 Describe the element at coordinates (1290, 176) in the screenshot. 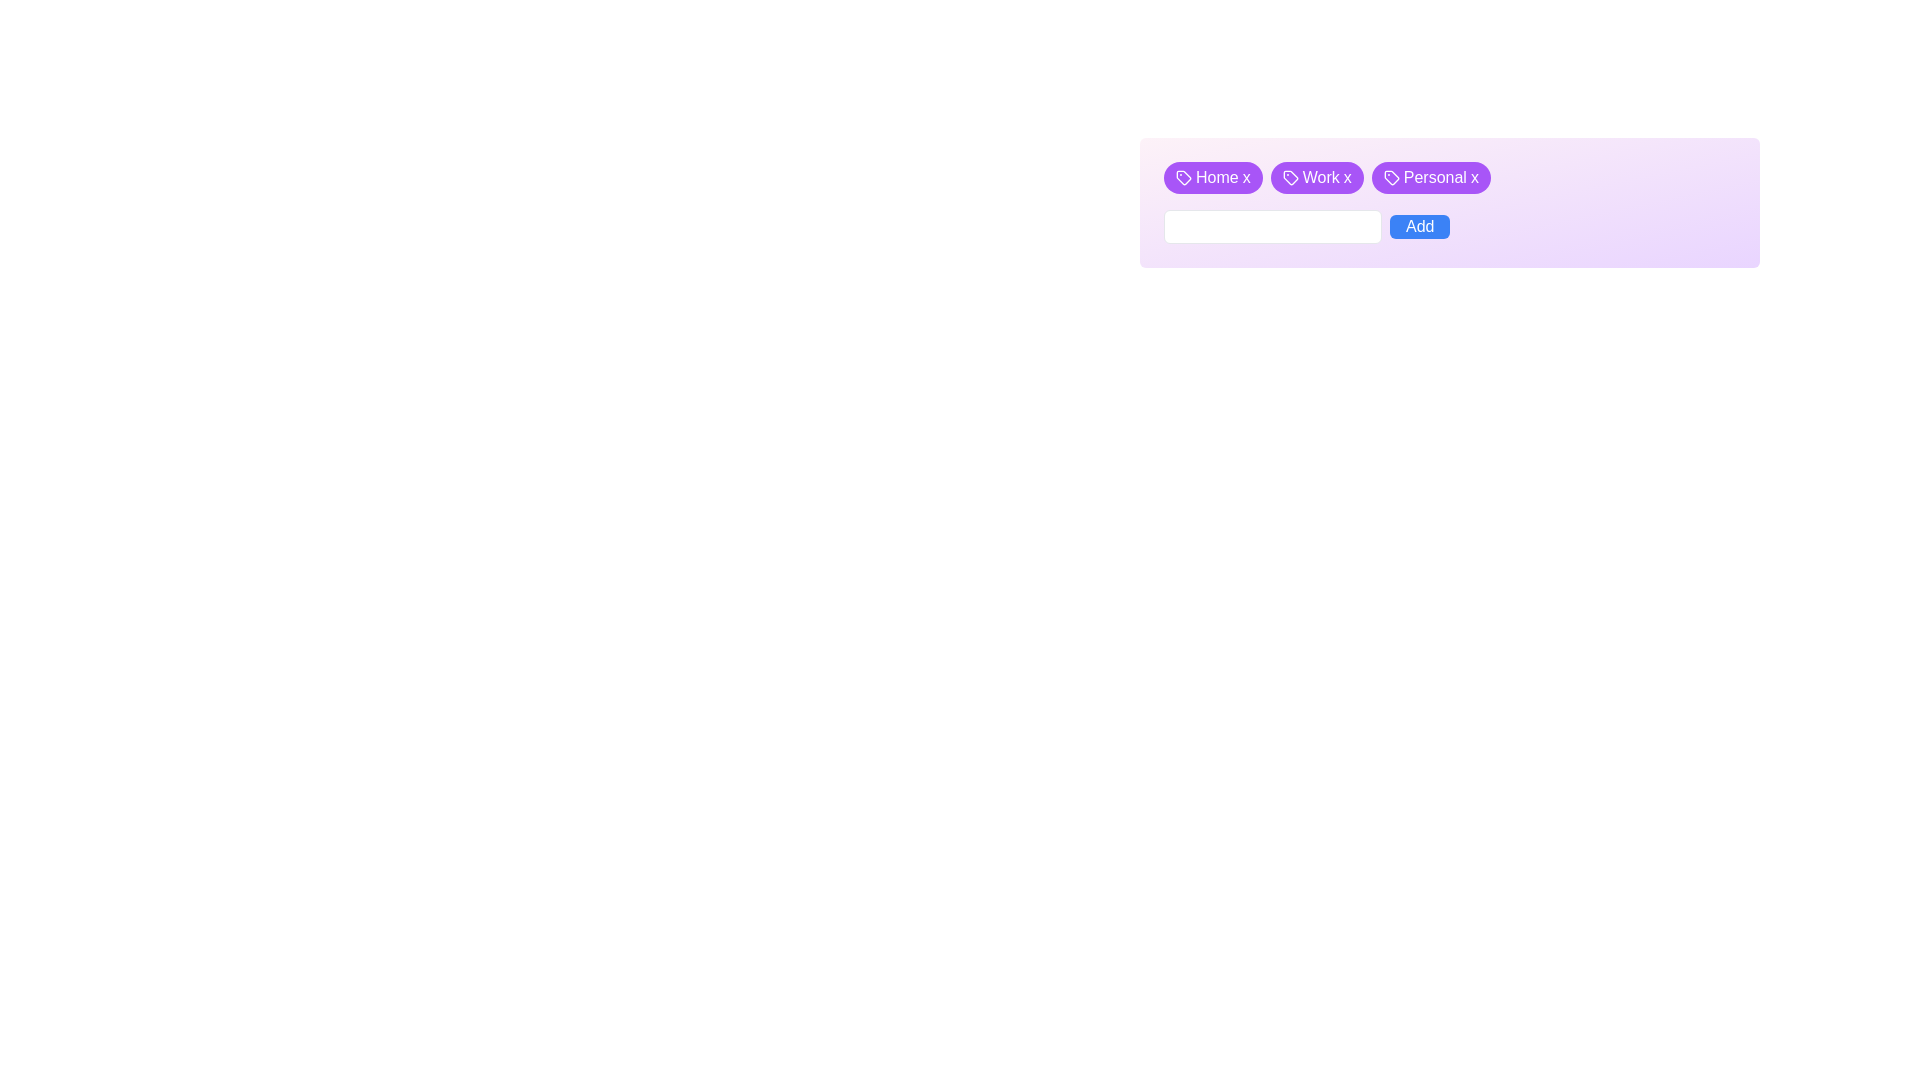

I see `the tag icon with a purple background located to the left of the text 'Work' in the interface` at that location.